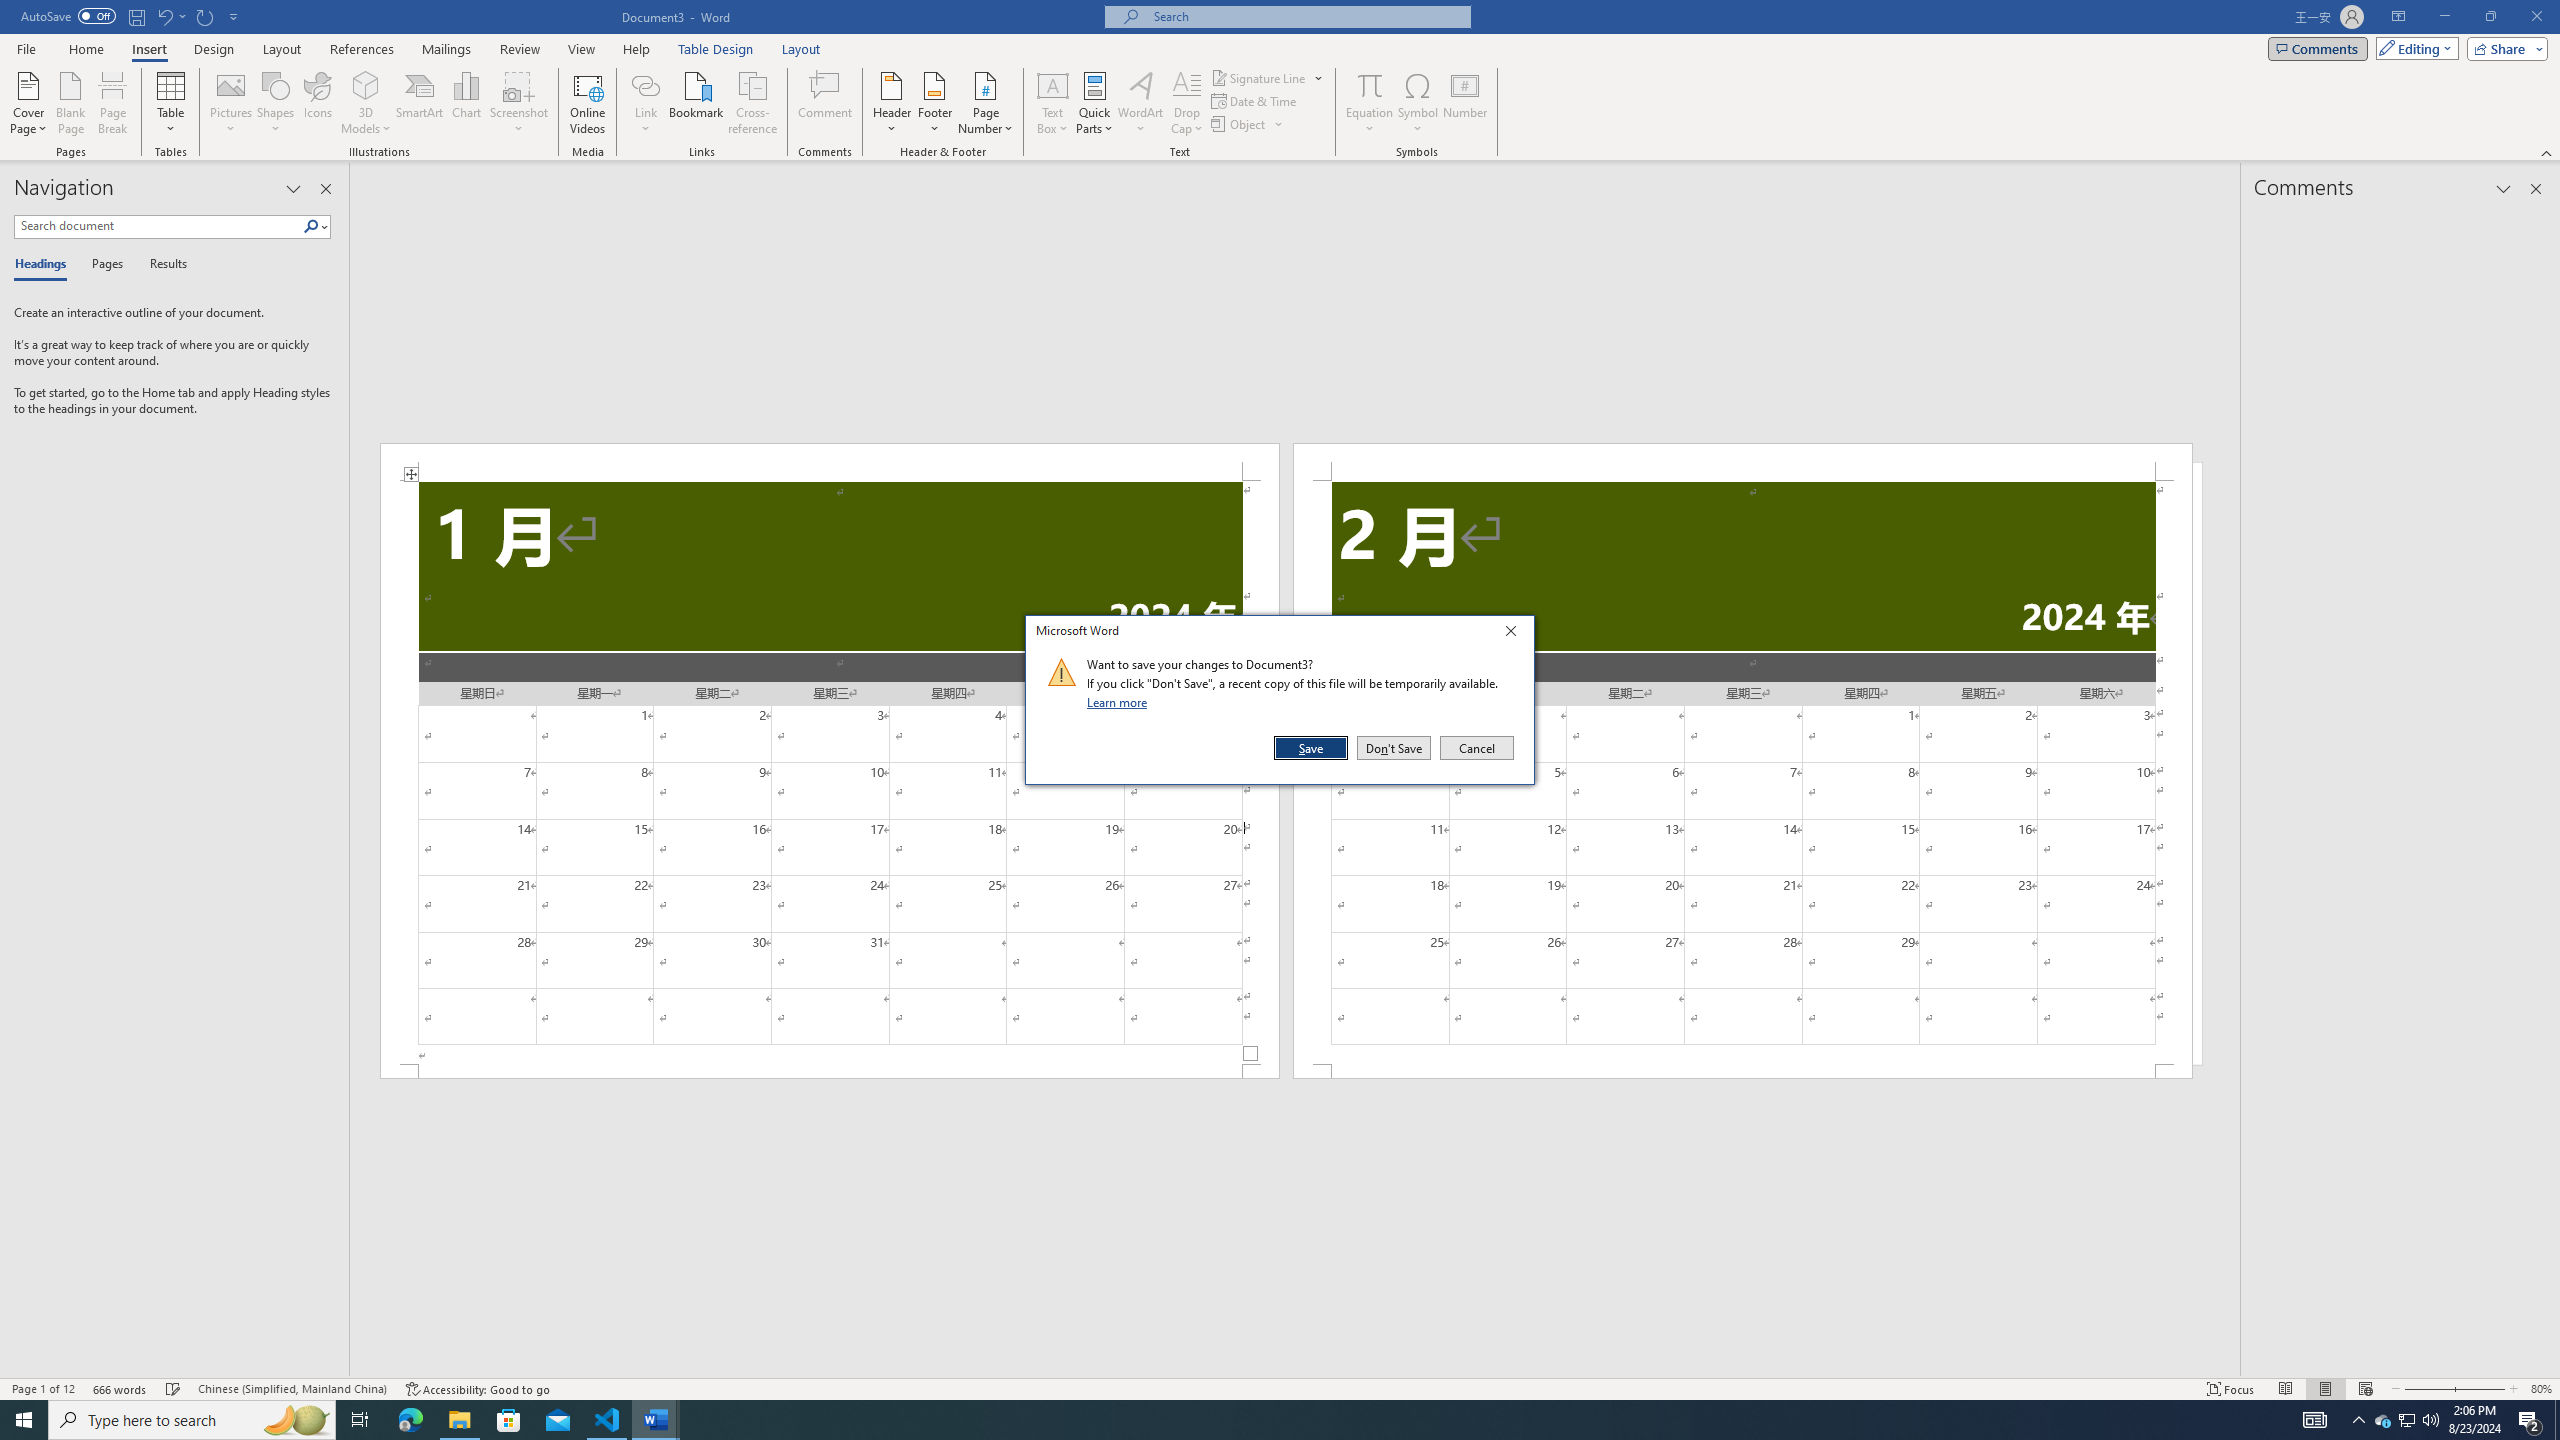  I want to click on 'Chart...', so click(466, 103).